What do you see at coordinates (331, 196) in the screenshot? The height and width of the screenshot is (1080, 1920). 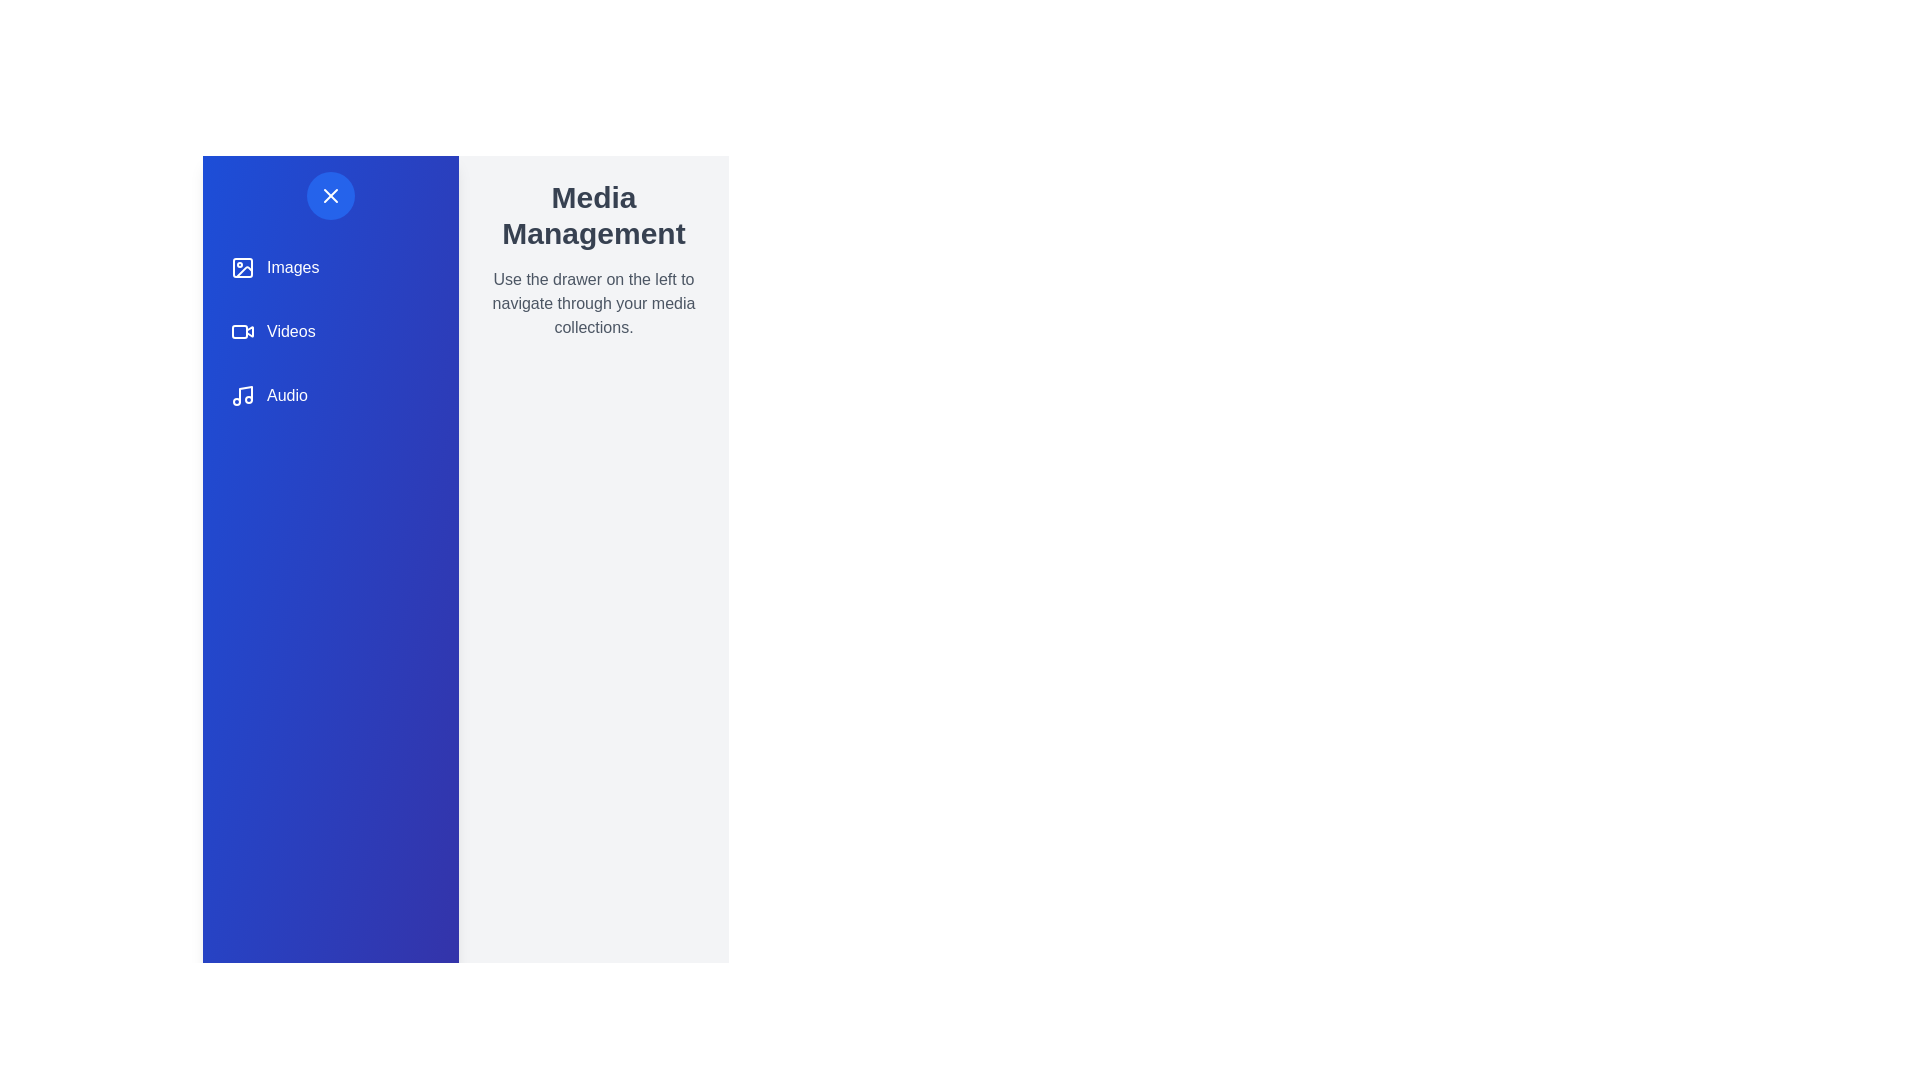 I see `the close icon located at the top of the vertical sidebar menu` at bounding box center [331, 196].